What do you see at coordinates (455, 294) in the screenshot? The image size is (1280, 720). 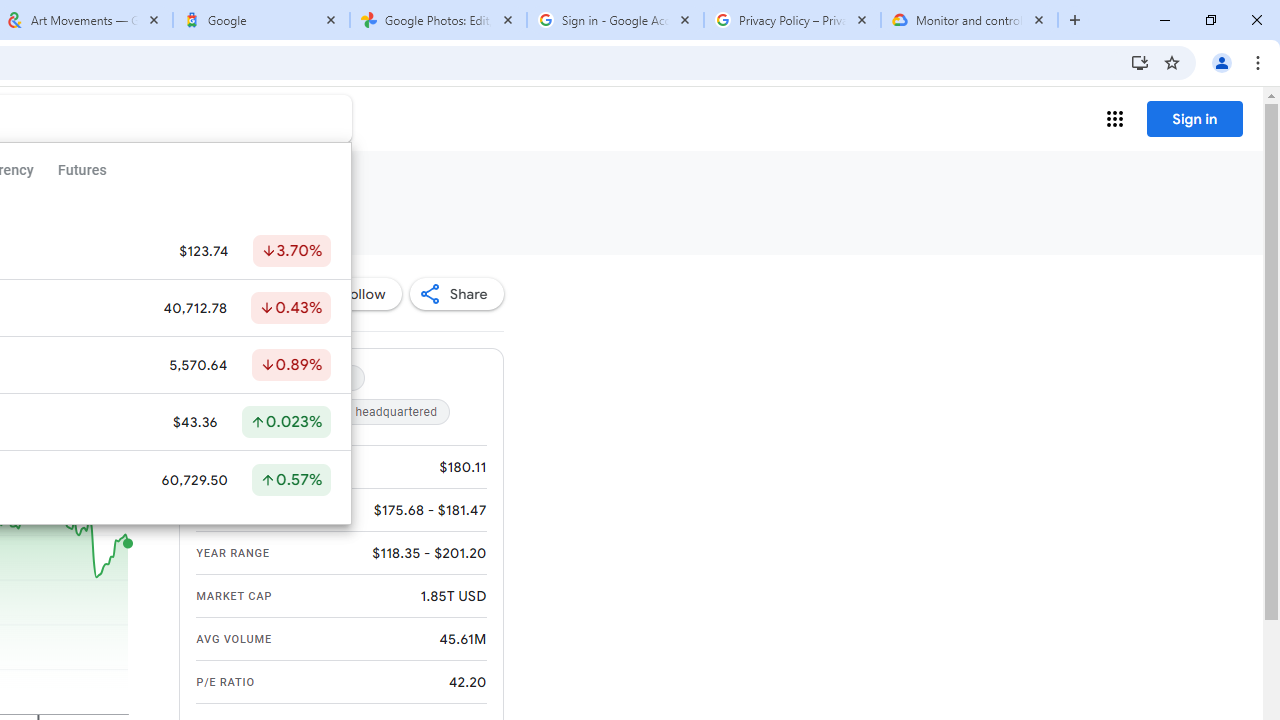 I see `'Share'` at bounding box center [455, 294].